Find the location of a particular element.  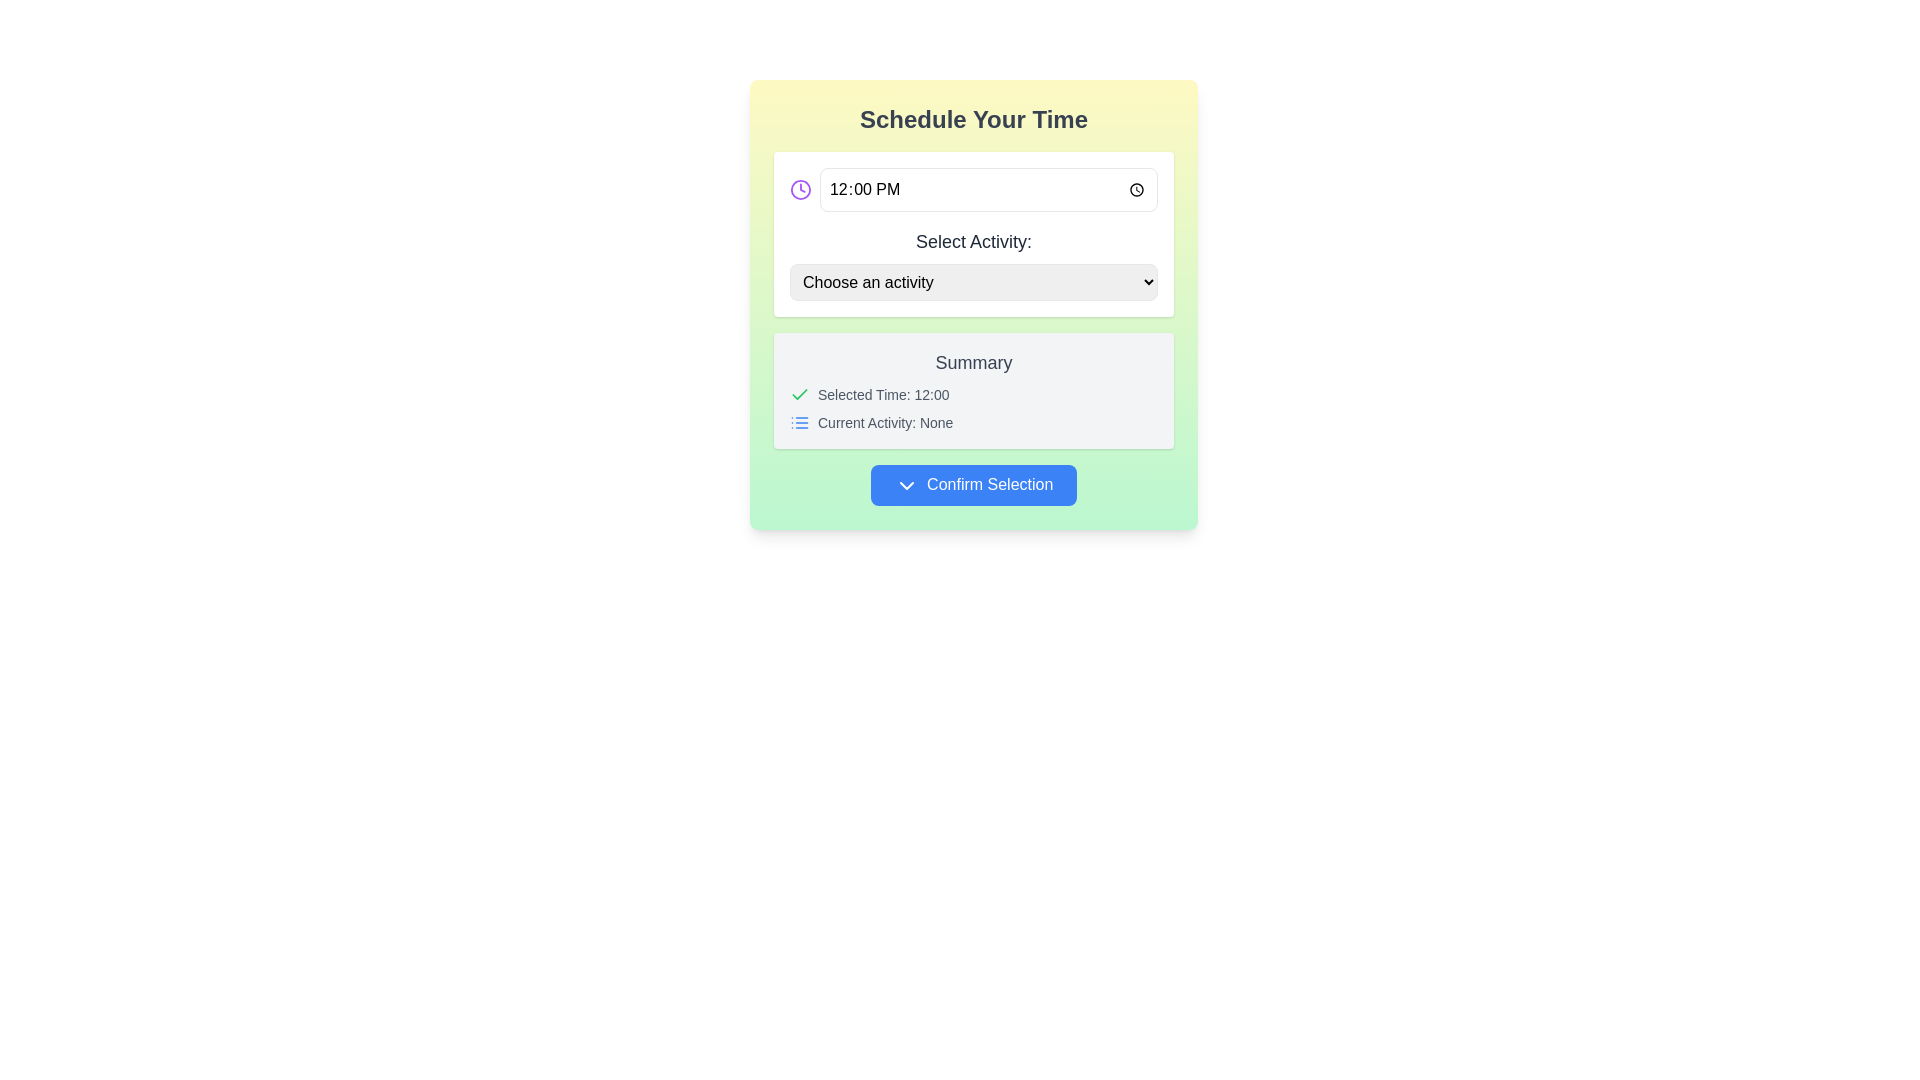

the indication of the checkmark icon located in the 'Summary' section, which signifies confirmation of the associated information is located at coordinates (800, 393).